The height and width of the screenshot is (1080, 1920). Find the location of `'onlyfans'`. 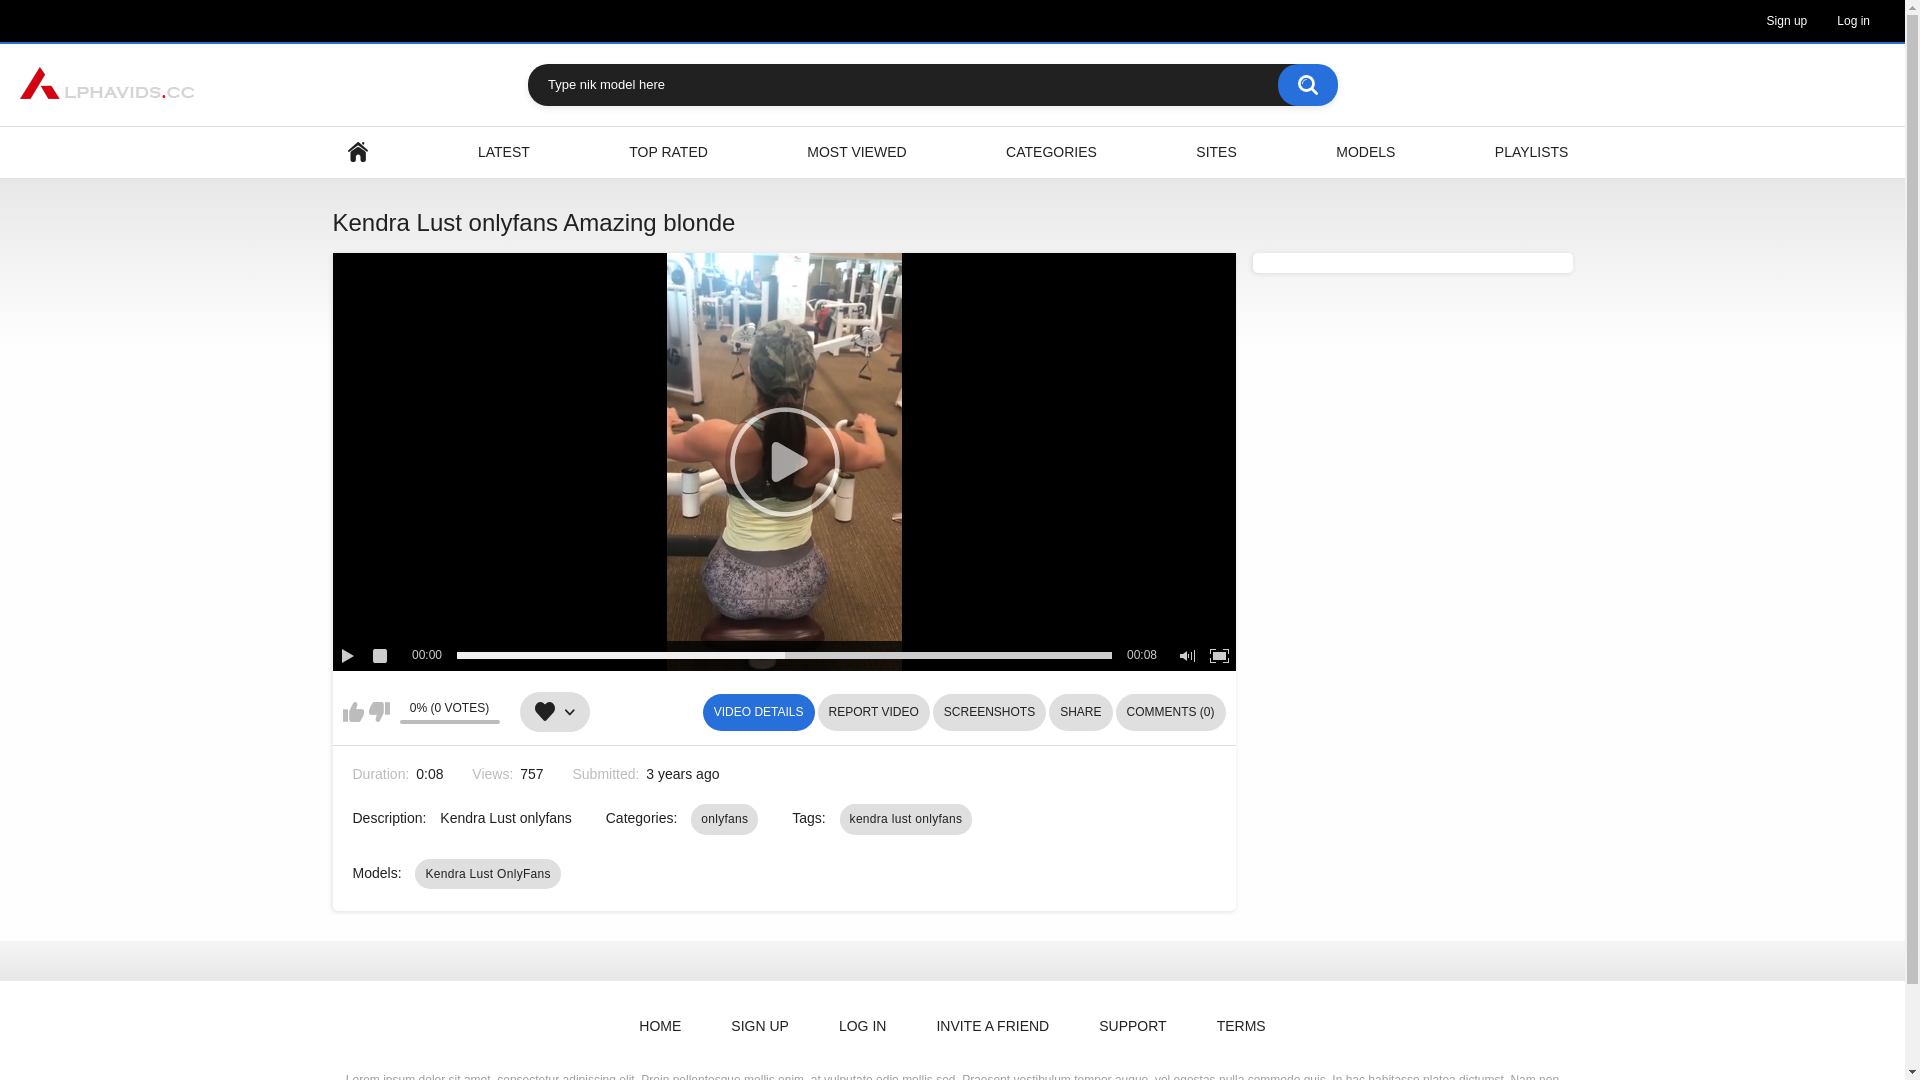

'onlyfans' is located at coordinates (723, 818).